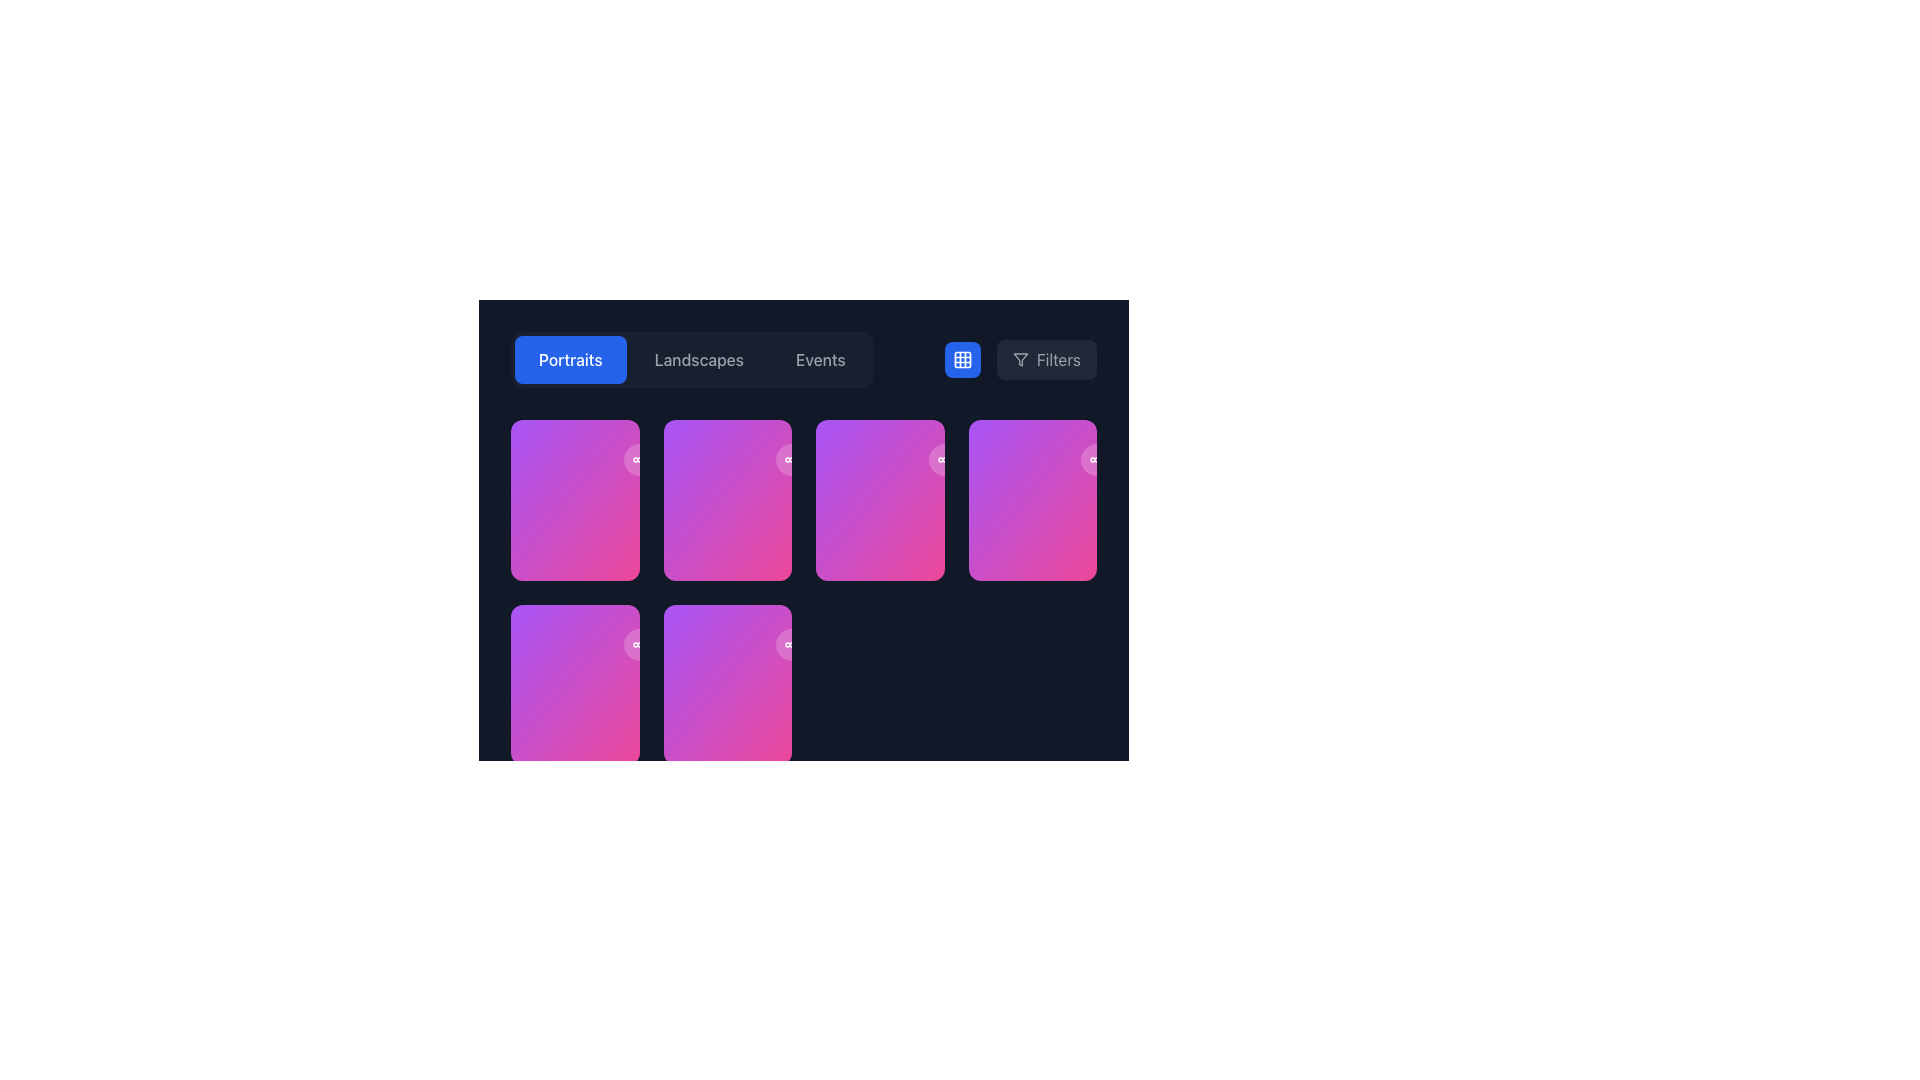 This screenshot has width=1920, height=1080. I want to click on the VisualGridCard, which is the last tile in the second row of a grid layout, so click(726, 683).